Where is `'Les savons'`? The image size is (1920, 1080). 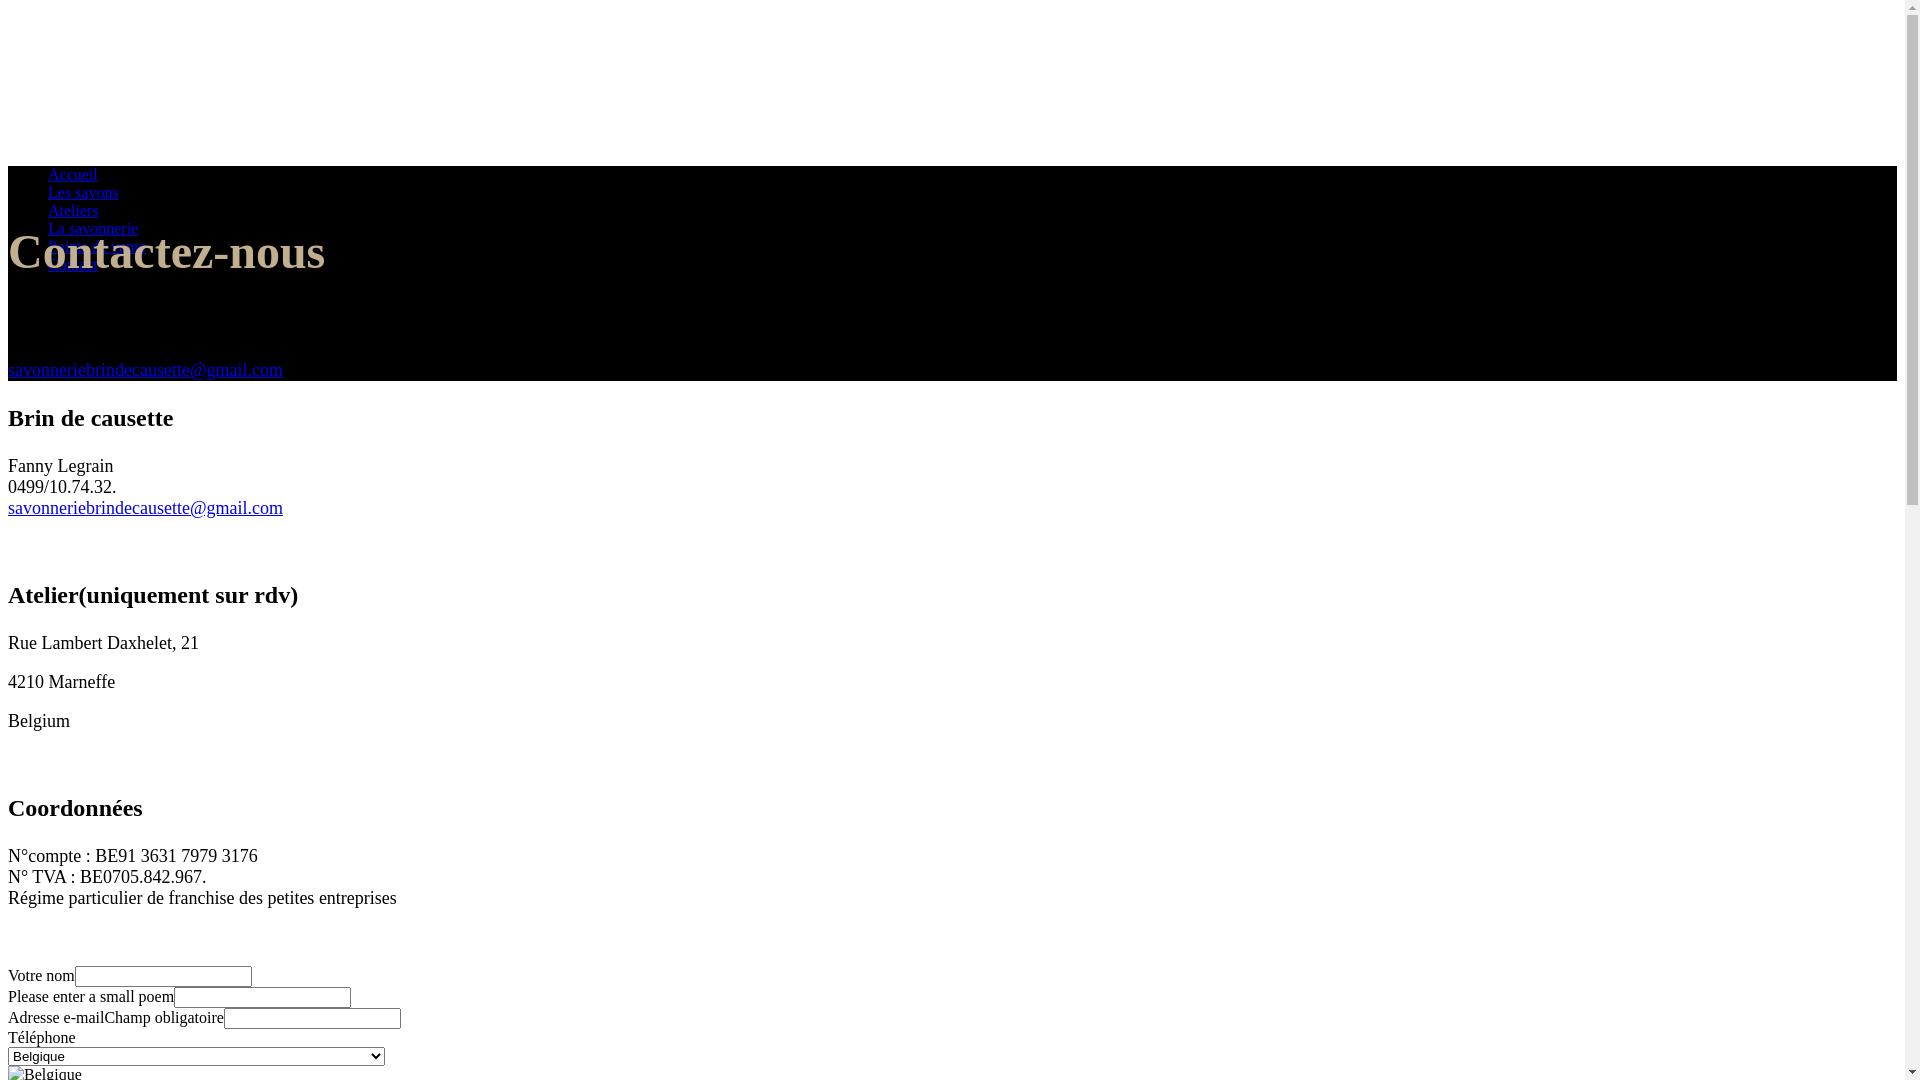
'Les savons' is located at coordinates (48, 192).